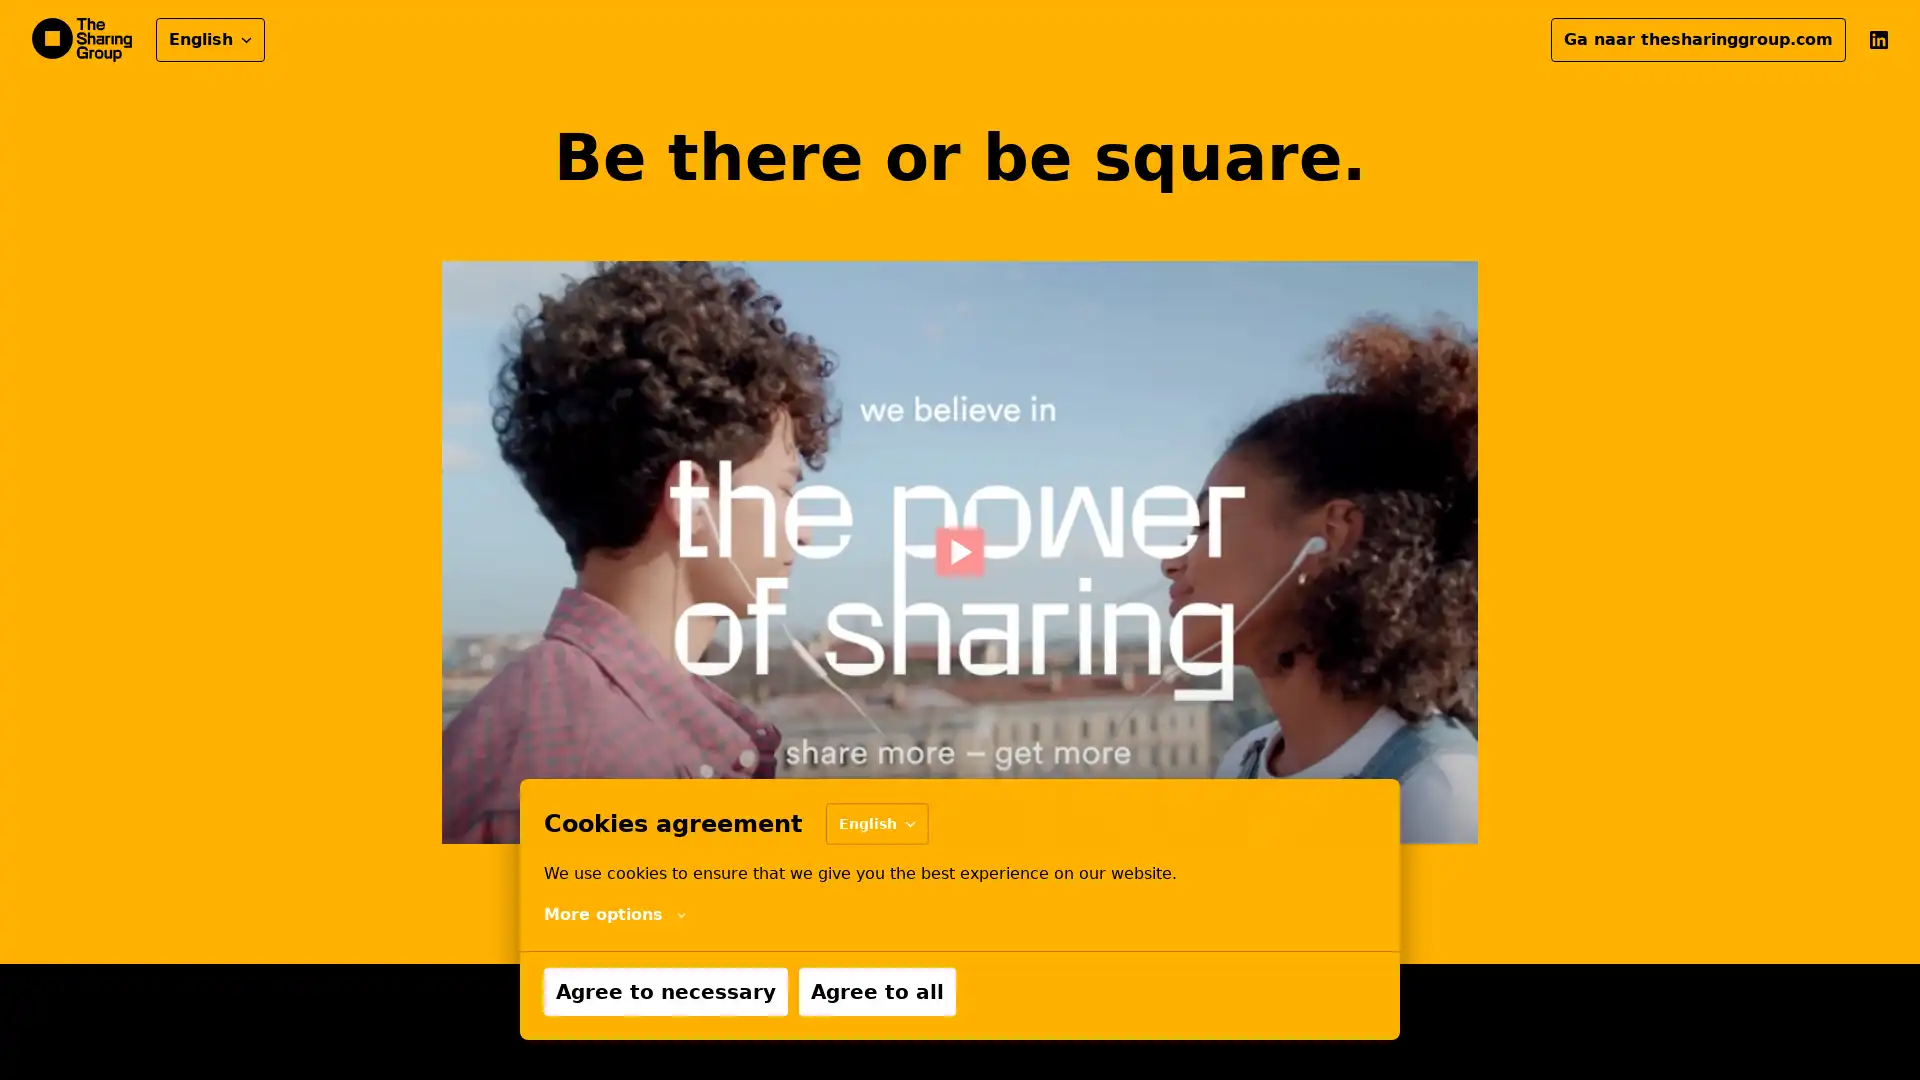 The image size is (1920, 1080). I want to click on Play, so click(958, 551).